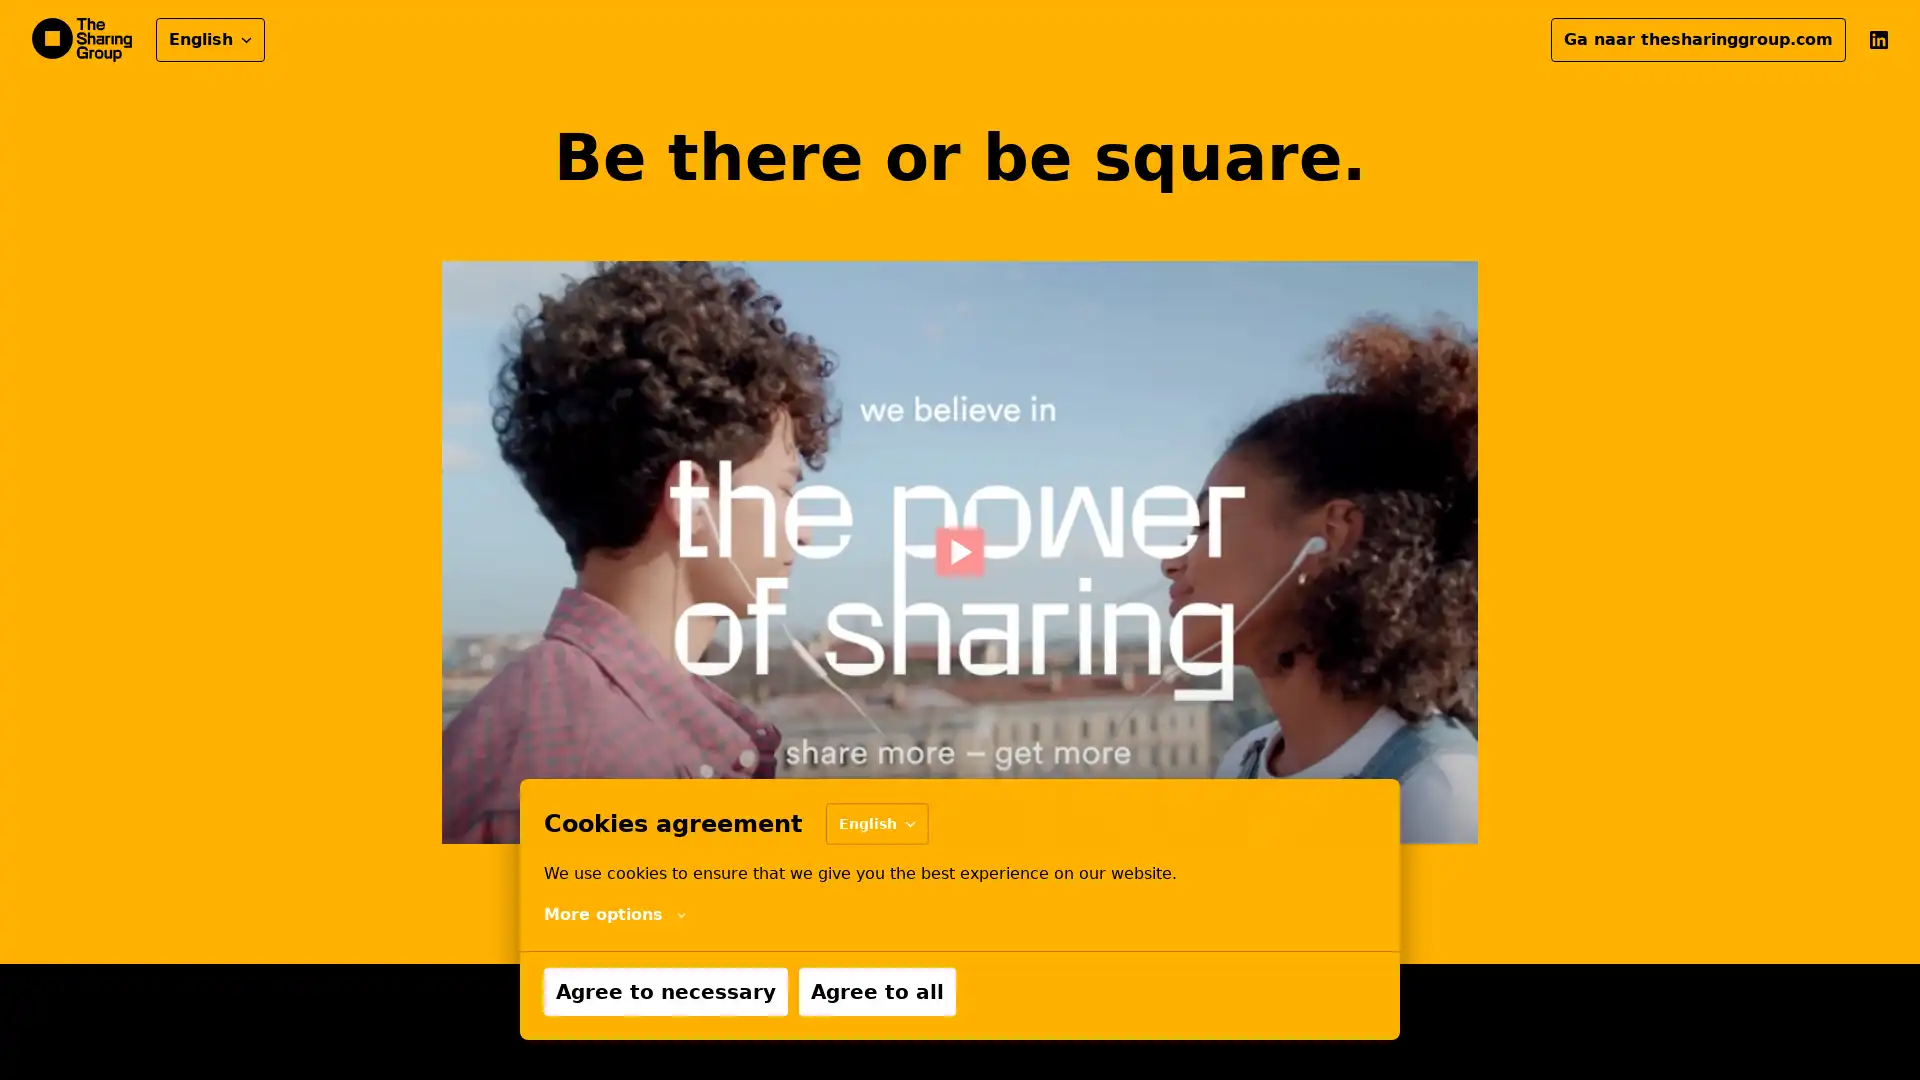 The image size is (1920, 1080). I want to click on Play, so click(958, 551).